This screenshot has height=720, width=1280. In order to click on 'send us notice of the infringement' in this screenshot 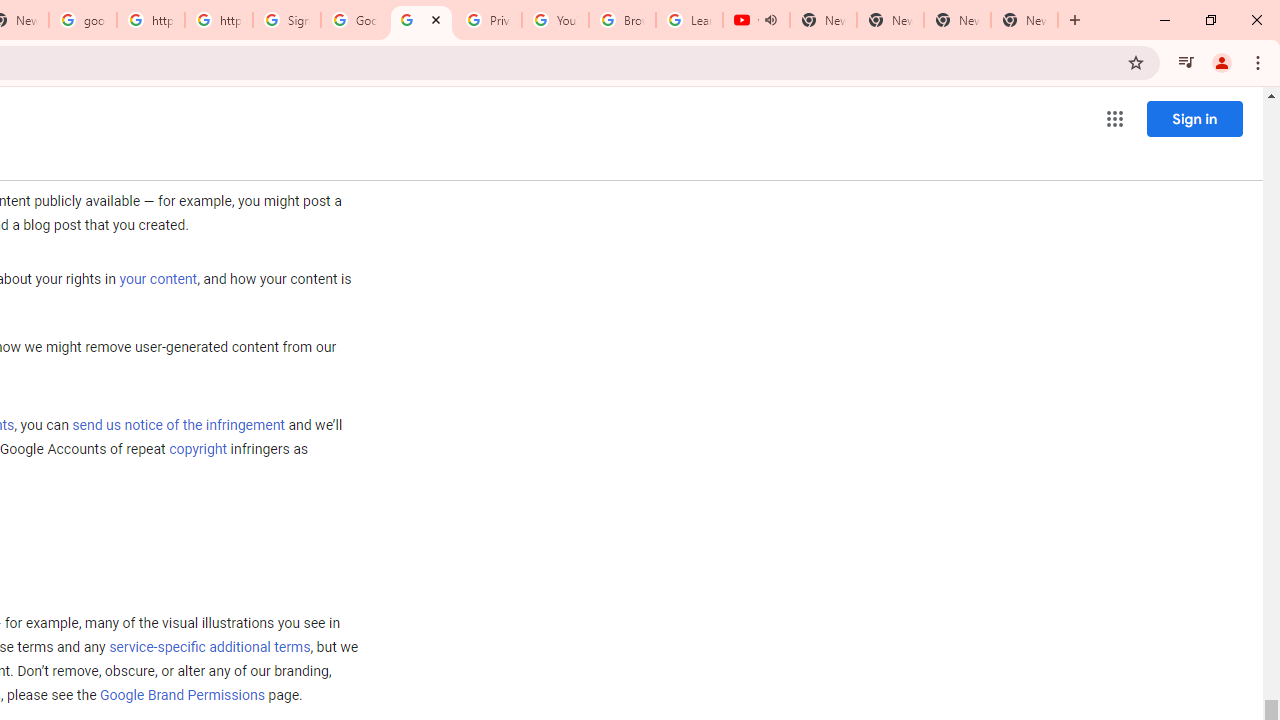, I will do `click(178, 424)`.